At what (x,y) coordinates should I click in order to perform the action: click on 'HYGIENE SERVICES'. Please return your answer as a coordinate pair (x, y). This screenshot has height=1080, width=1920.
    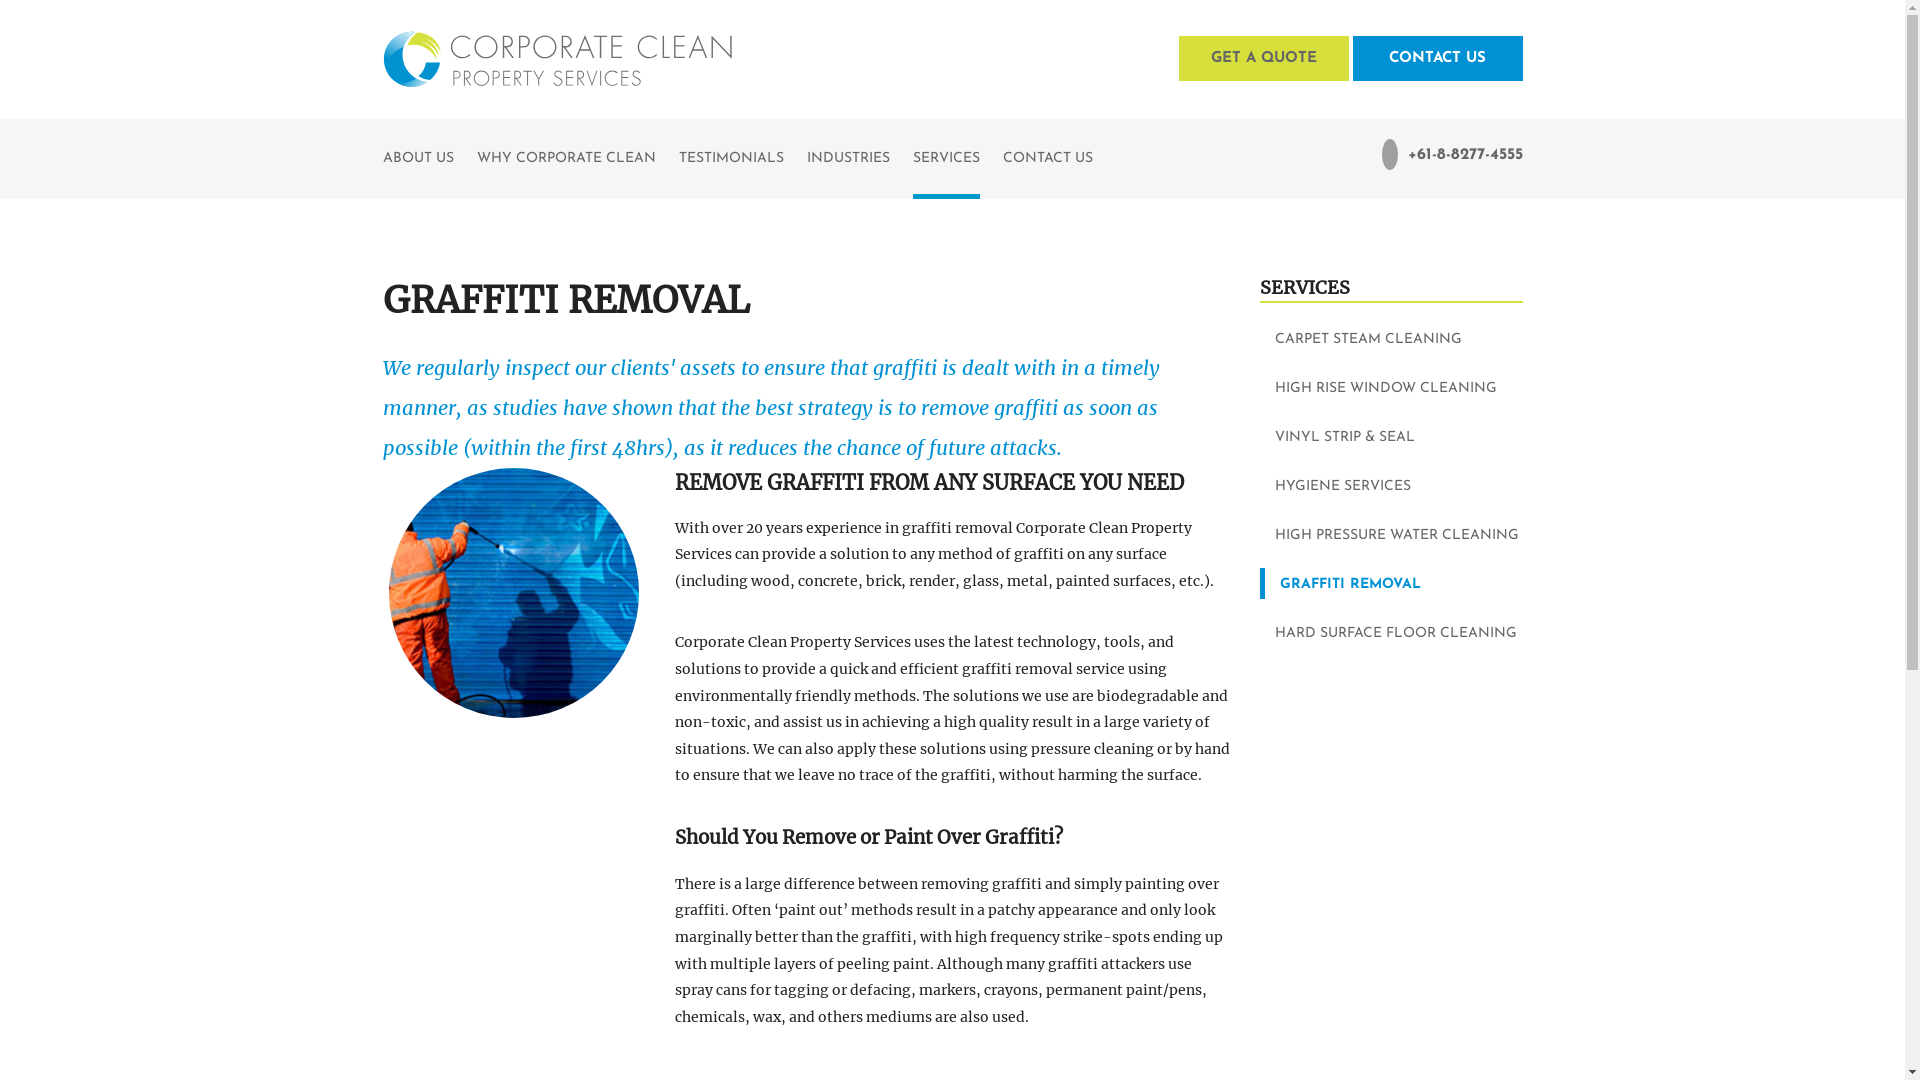
    Looking at the image, I should click on (1390, 485).